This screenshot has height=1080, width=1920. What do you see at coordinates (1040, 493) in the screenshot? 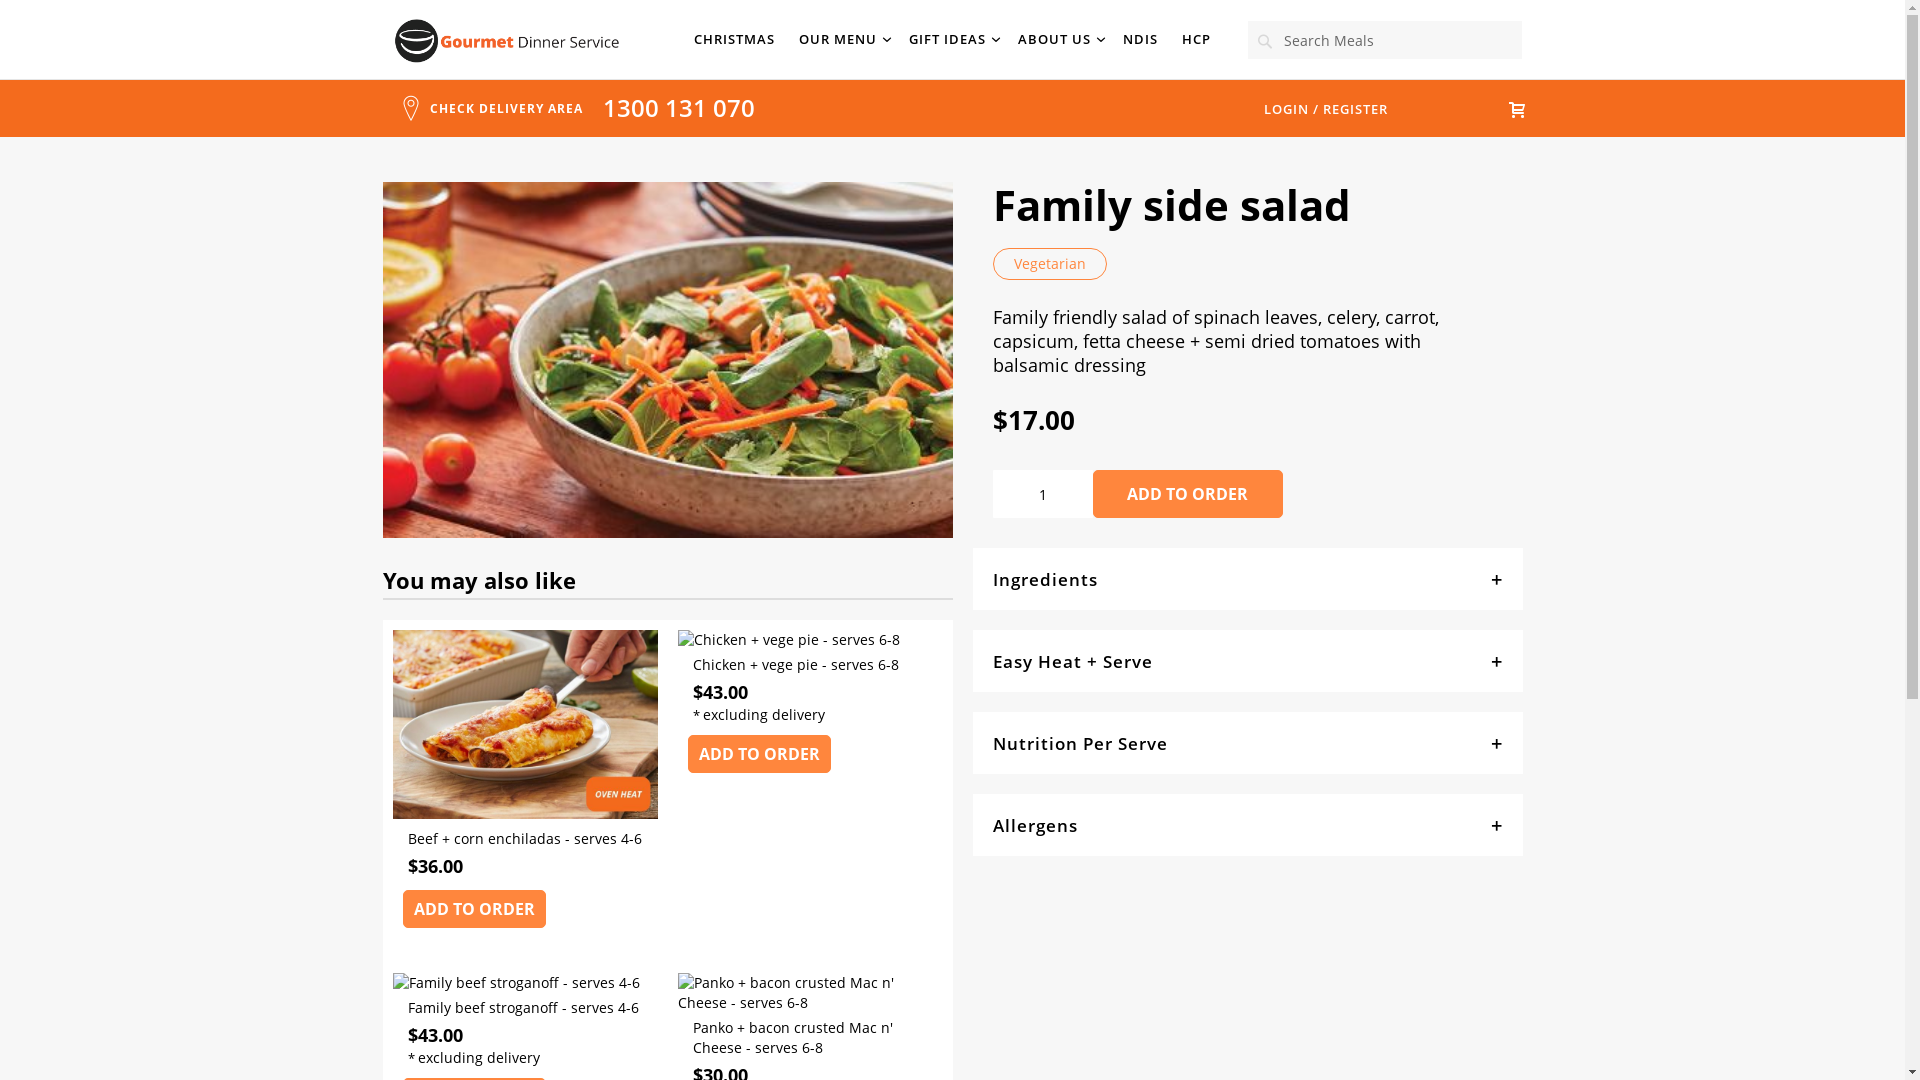
I see `'Qty'` at bounding box center [1040, 493].